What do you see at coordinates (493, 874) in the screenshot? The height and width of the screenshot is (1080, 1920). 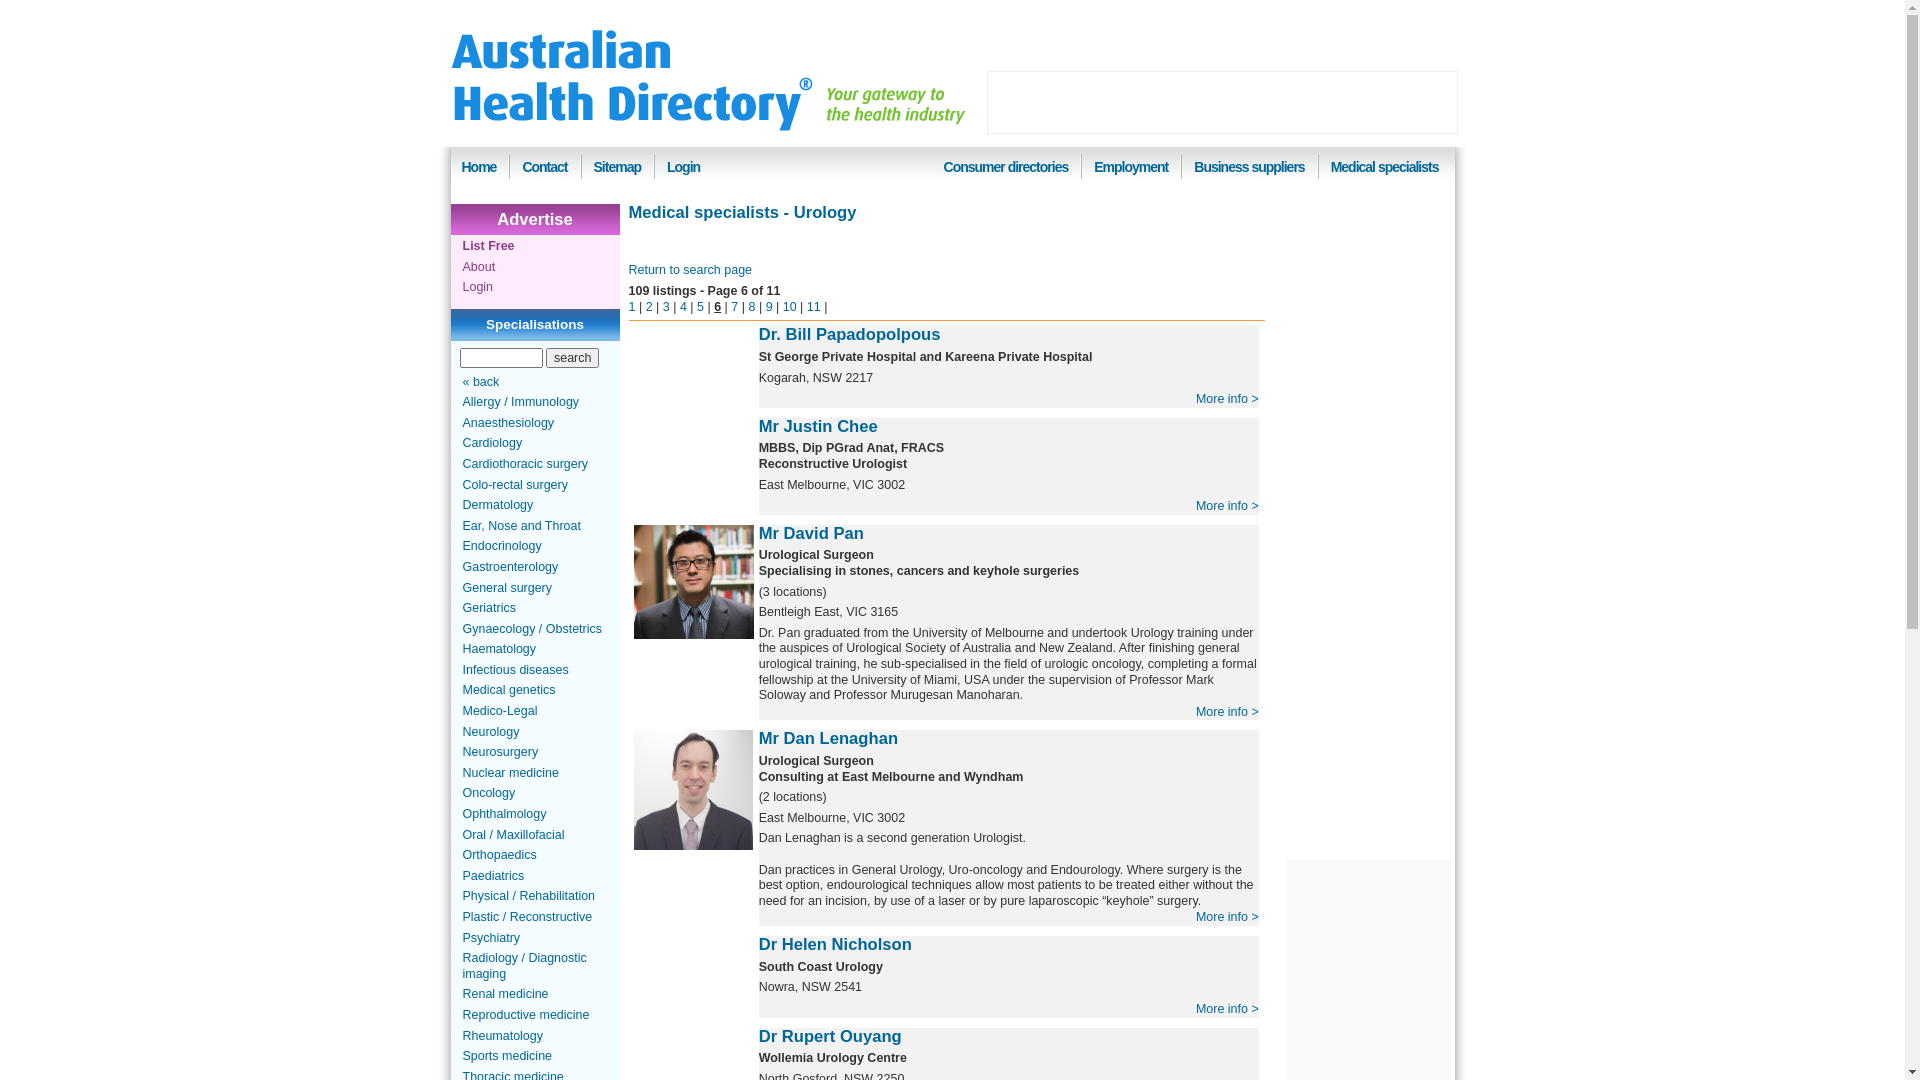 I see `'Paediatrics'` at bounding box center [493, 874].